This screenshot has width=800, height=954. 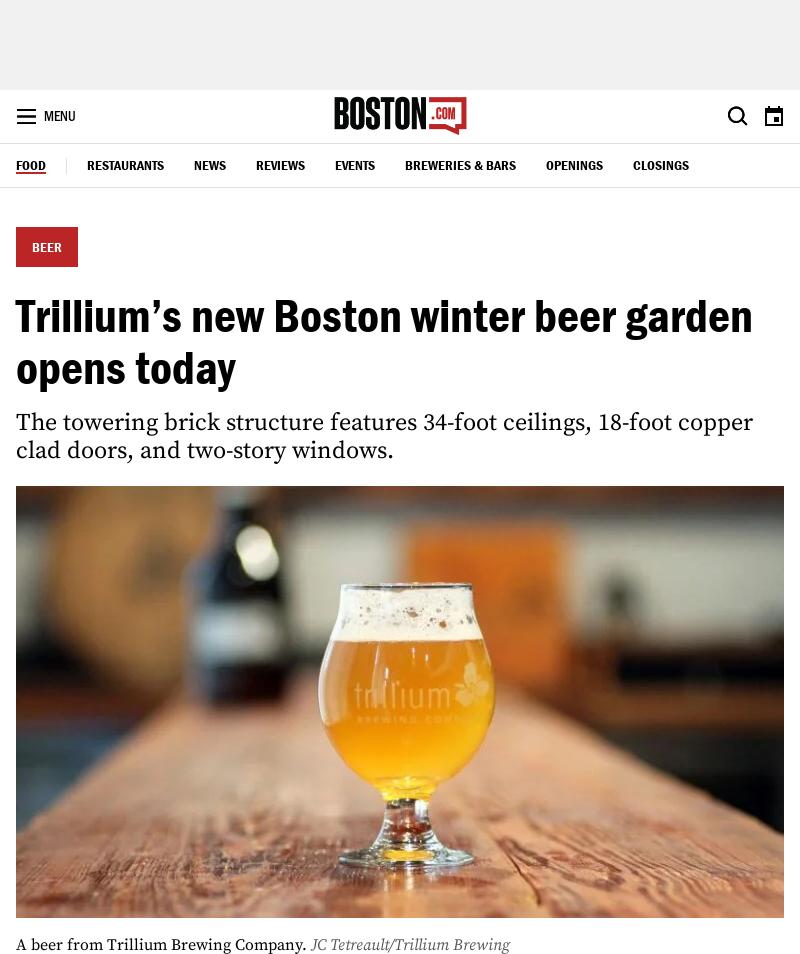 I want to click on 'Special offer for Boston.com readers:', so click(x=409, y=455).